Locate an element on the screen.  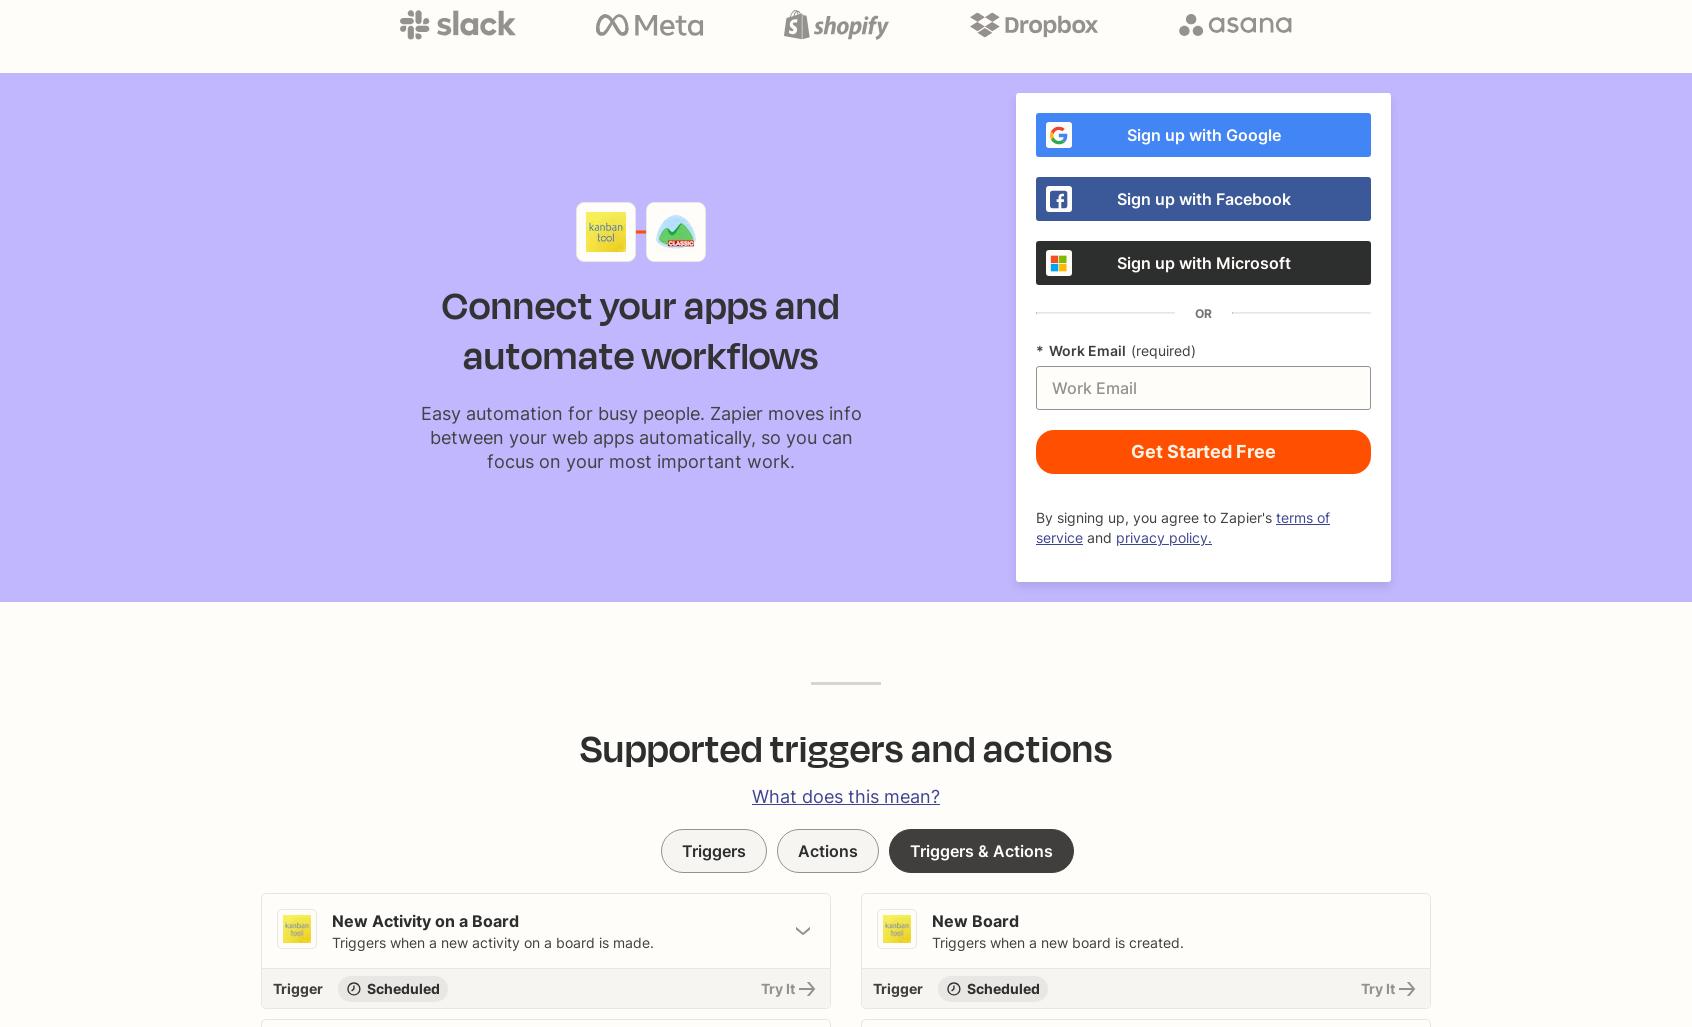
'Required' is located at coordinates (1135, 350).